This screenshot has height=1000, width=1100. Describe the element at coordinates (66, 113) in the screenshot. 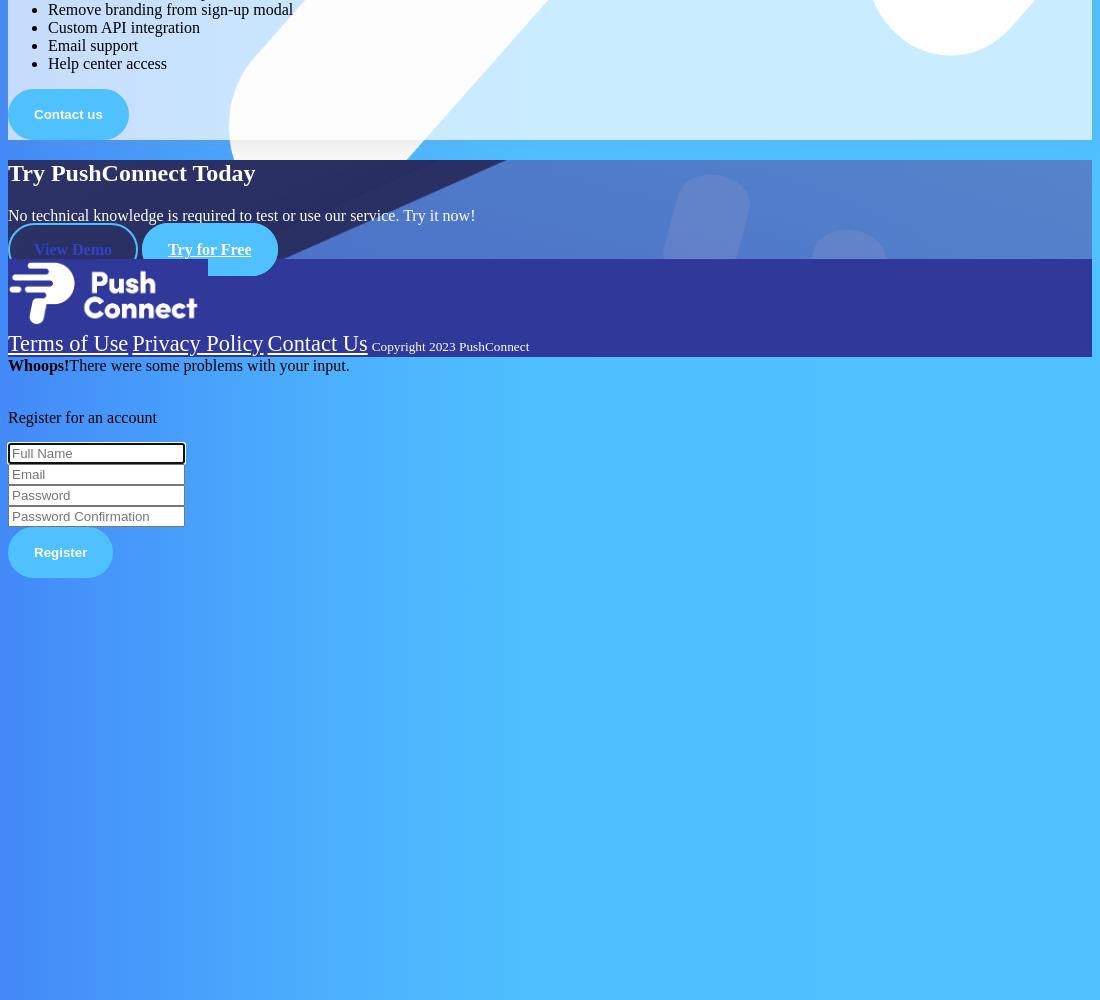

I see `'Contact us'` at that location.